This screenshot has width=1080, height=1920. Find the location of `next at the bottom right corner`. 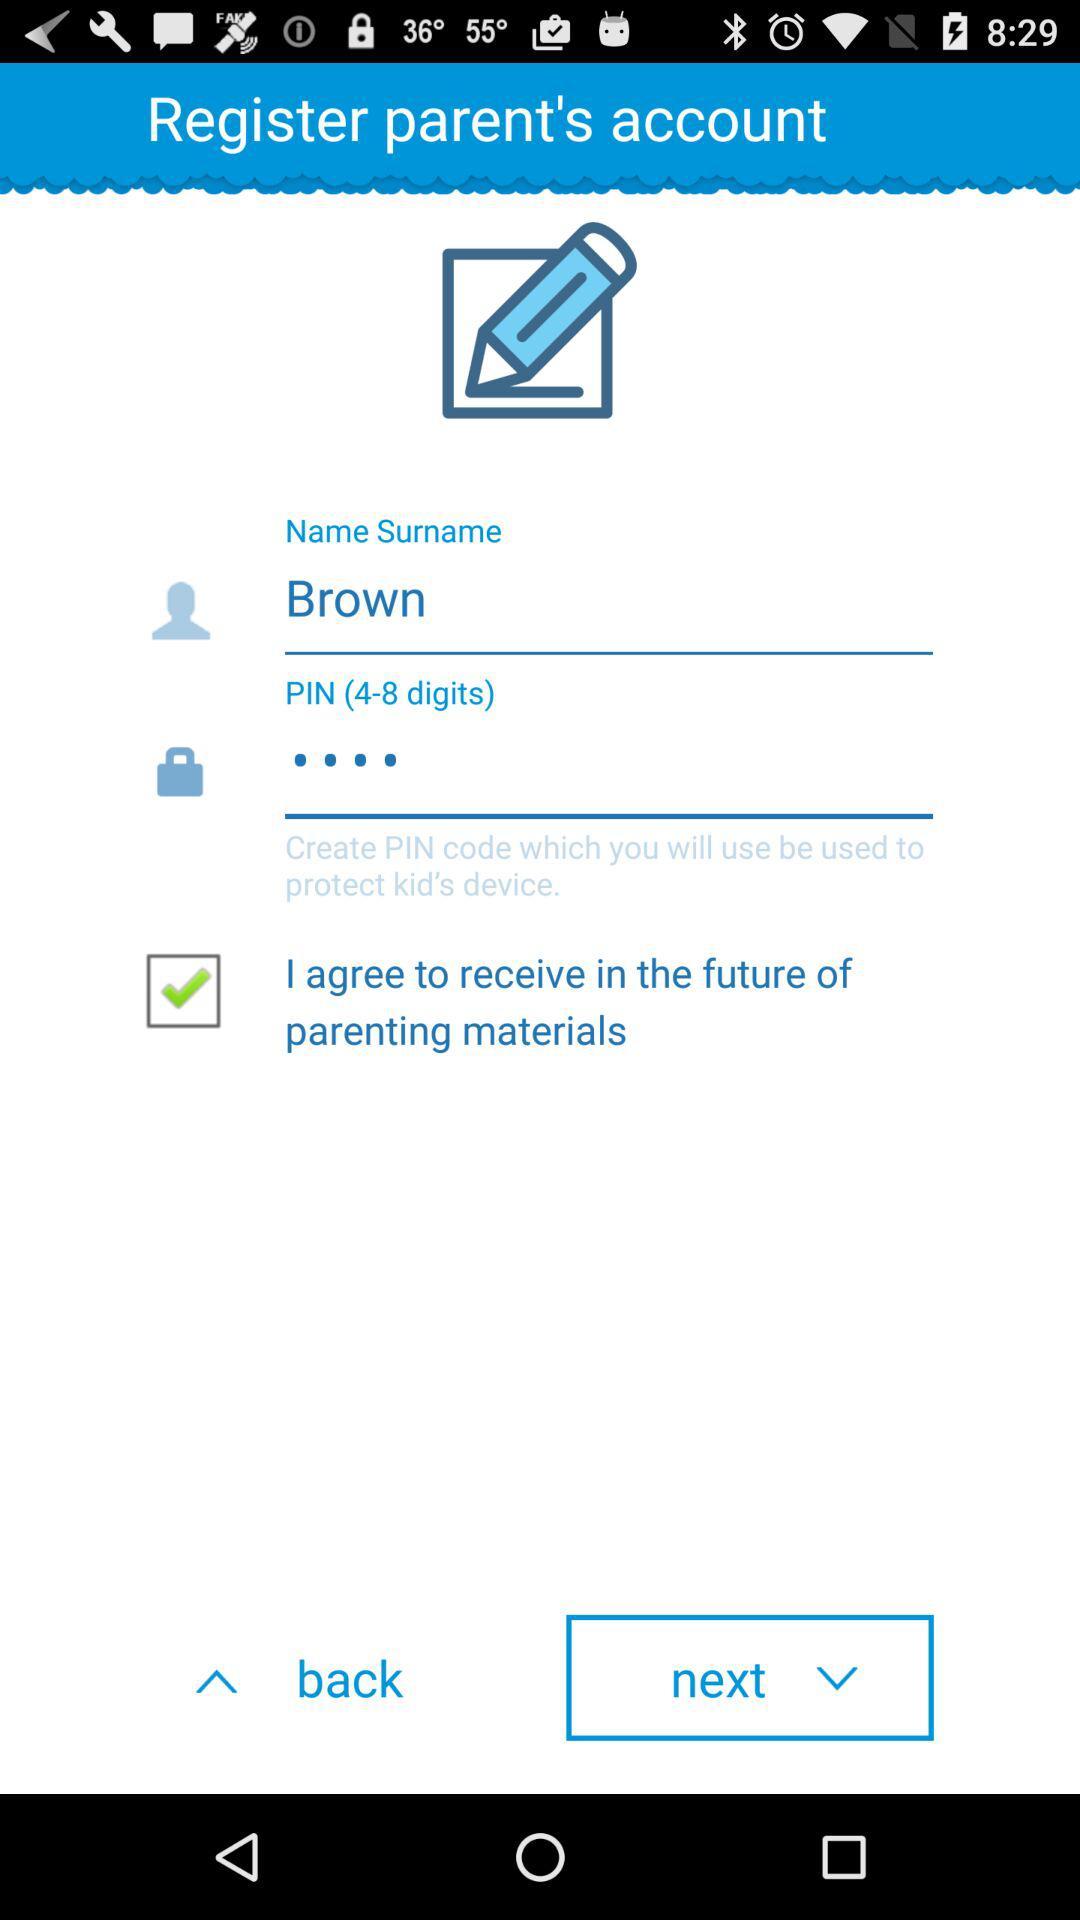

next at the bottom right corner is located at coordinates (749, 1677).